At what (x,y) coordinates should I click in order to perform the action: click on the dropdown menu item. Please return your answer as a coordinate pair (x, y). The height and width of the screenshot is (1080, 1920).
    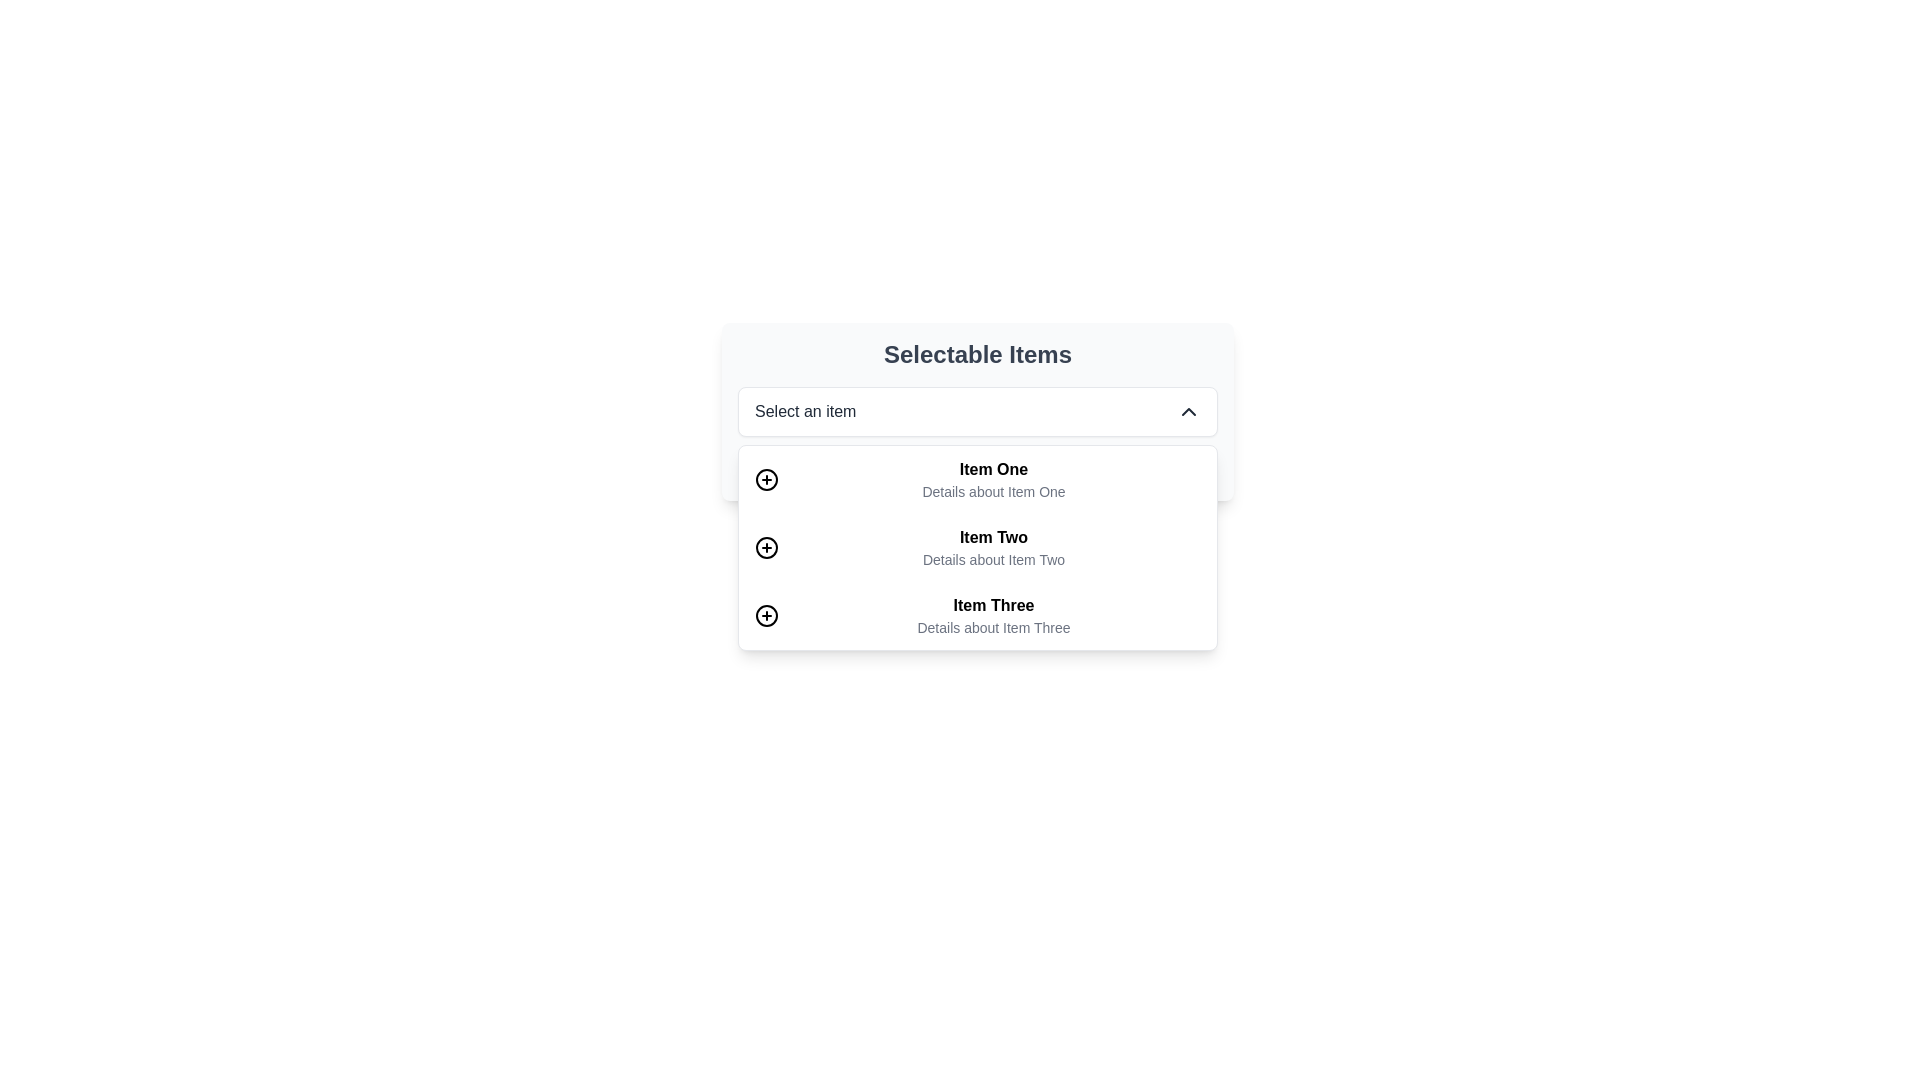
    Looking at the image, I should click on (978, 547).